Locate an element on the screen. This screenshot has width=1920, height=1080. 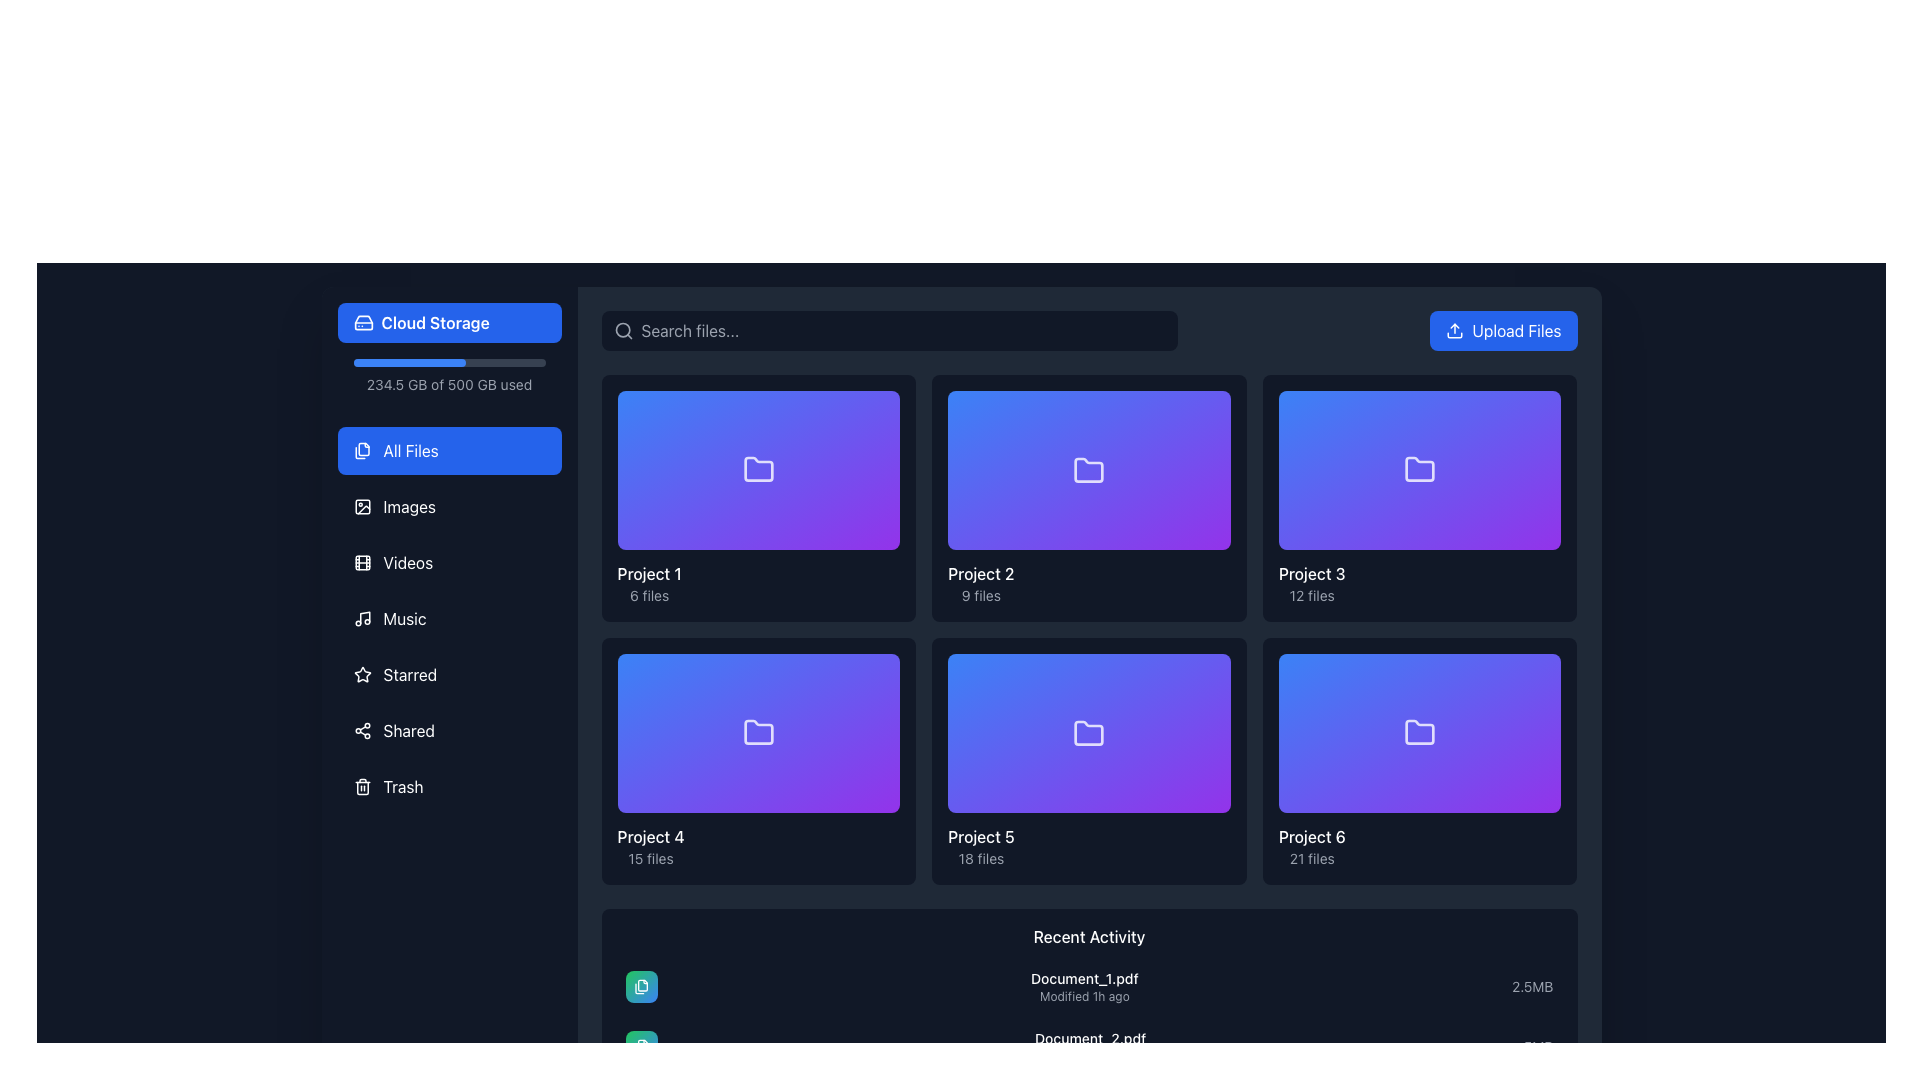
the text label identifying 'Project 1' which contains 6 files, located in the top-left section of the grid layout is located at coordinates (649, 583).